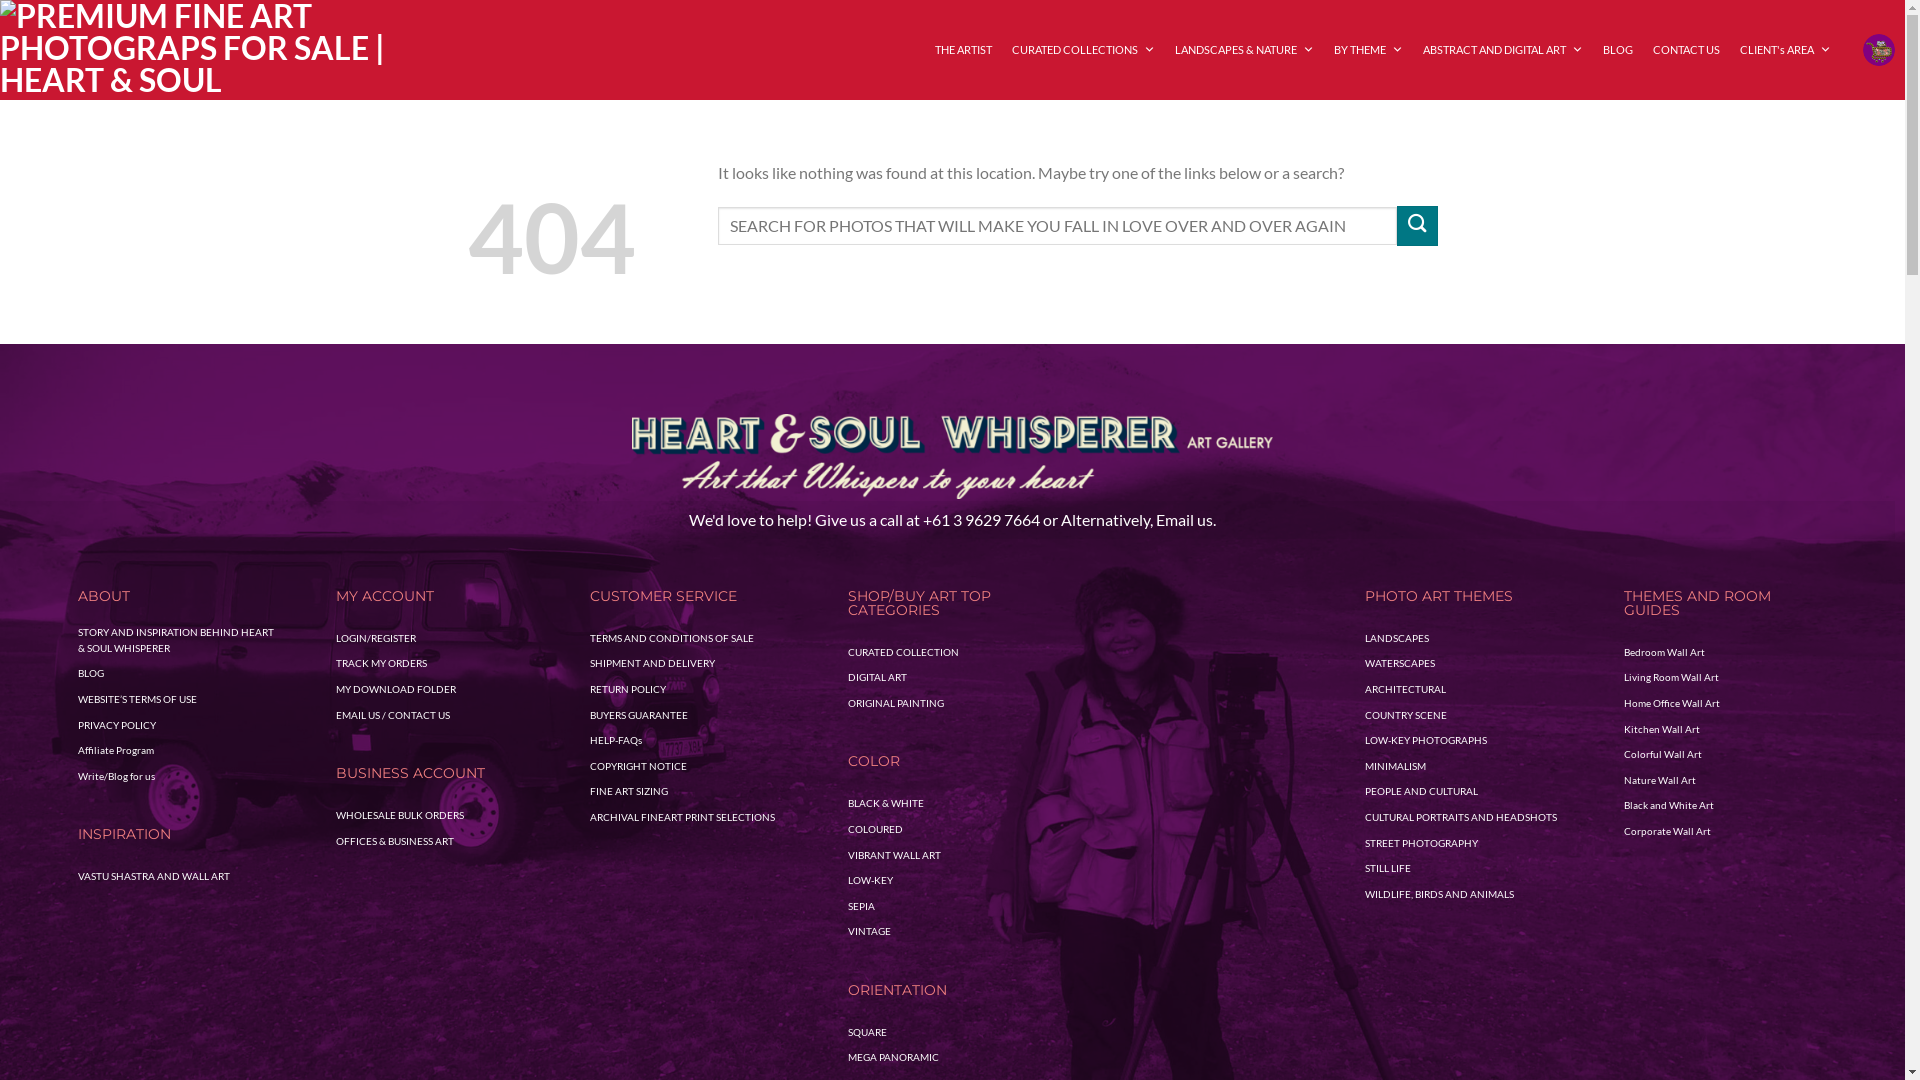 The image size is (1920, 1080). What do you see at coordinates (589, 740) in the screenshot?
I see `'HELP-FAQs'` at bounding box center [589, 740].